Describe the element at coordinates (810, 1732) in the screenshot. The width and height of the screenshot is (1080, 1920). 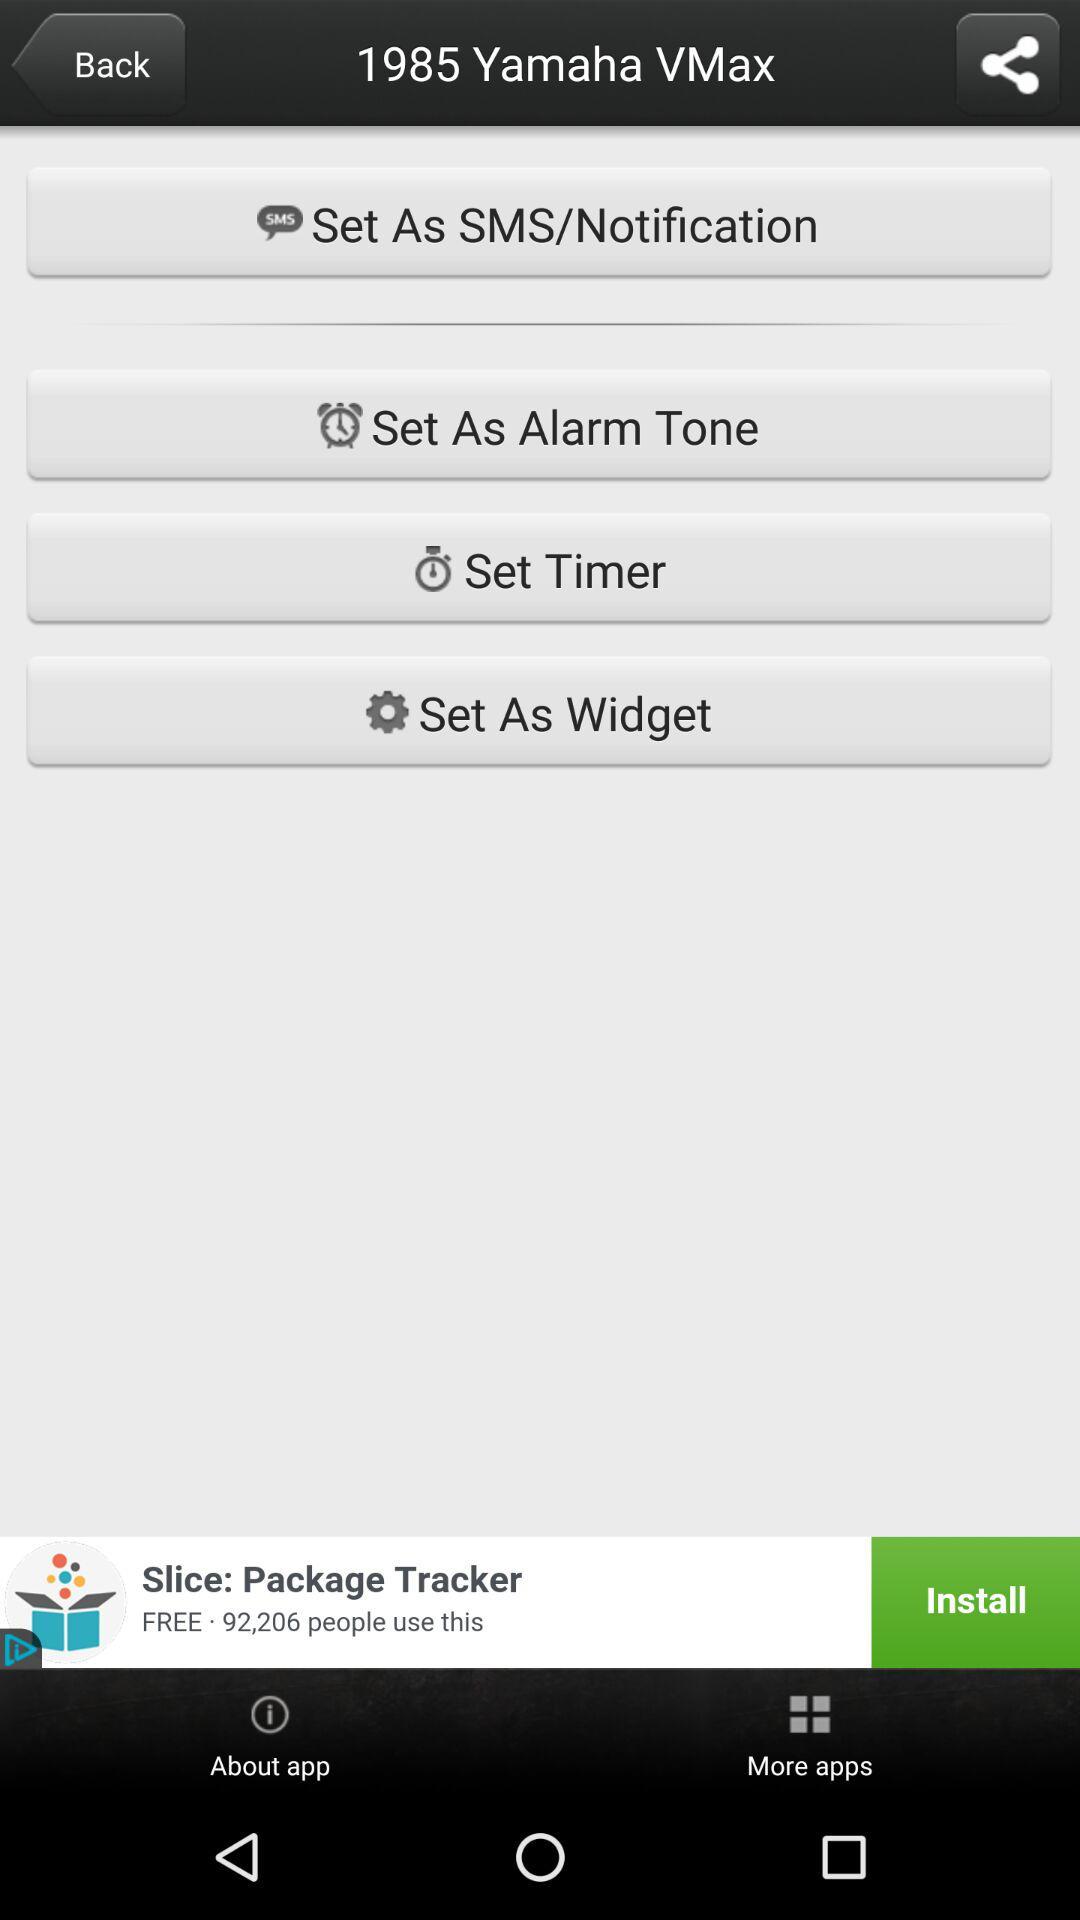
I see `the item next to the about app` at that location.